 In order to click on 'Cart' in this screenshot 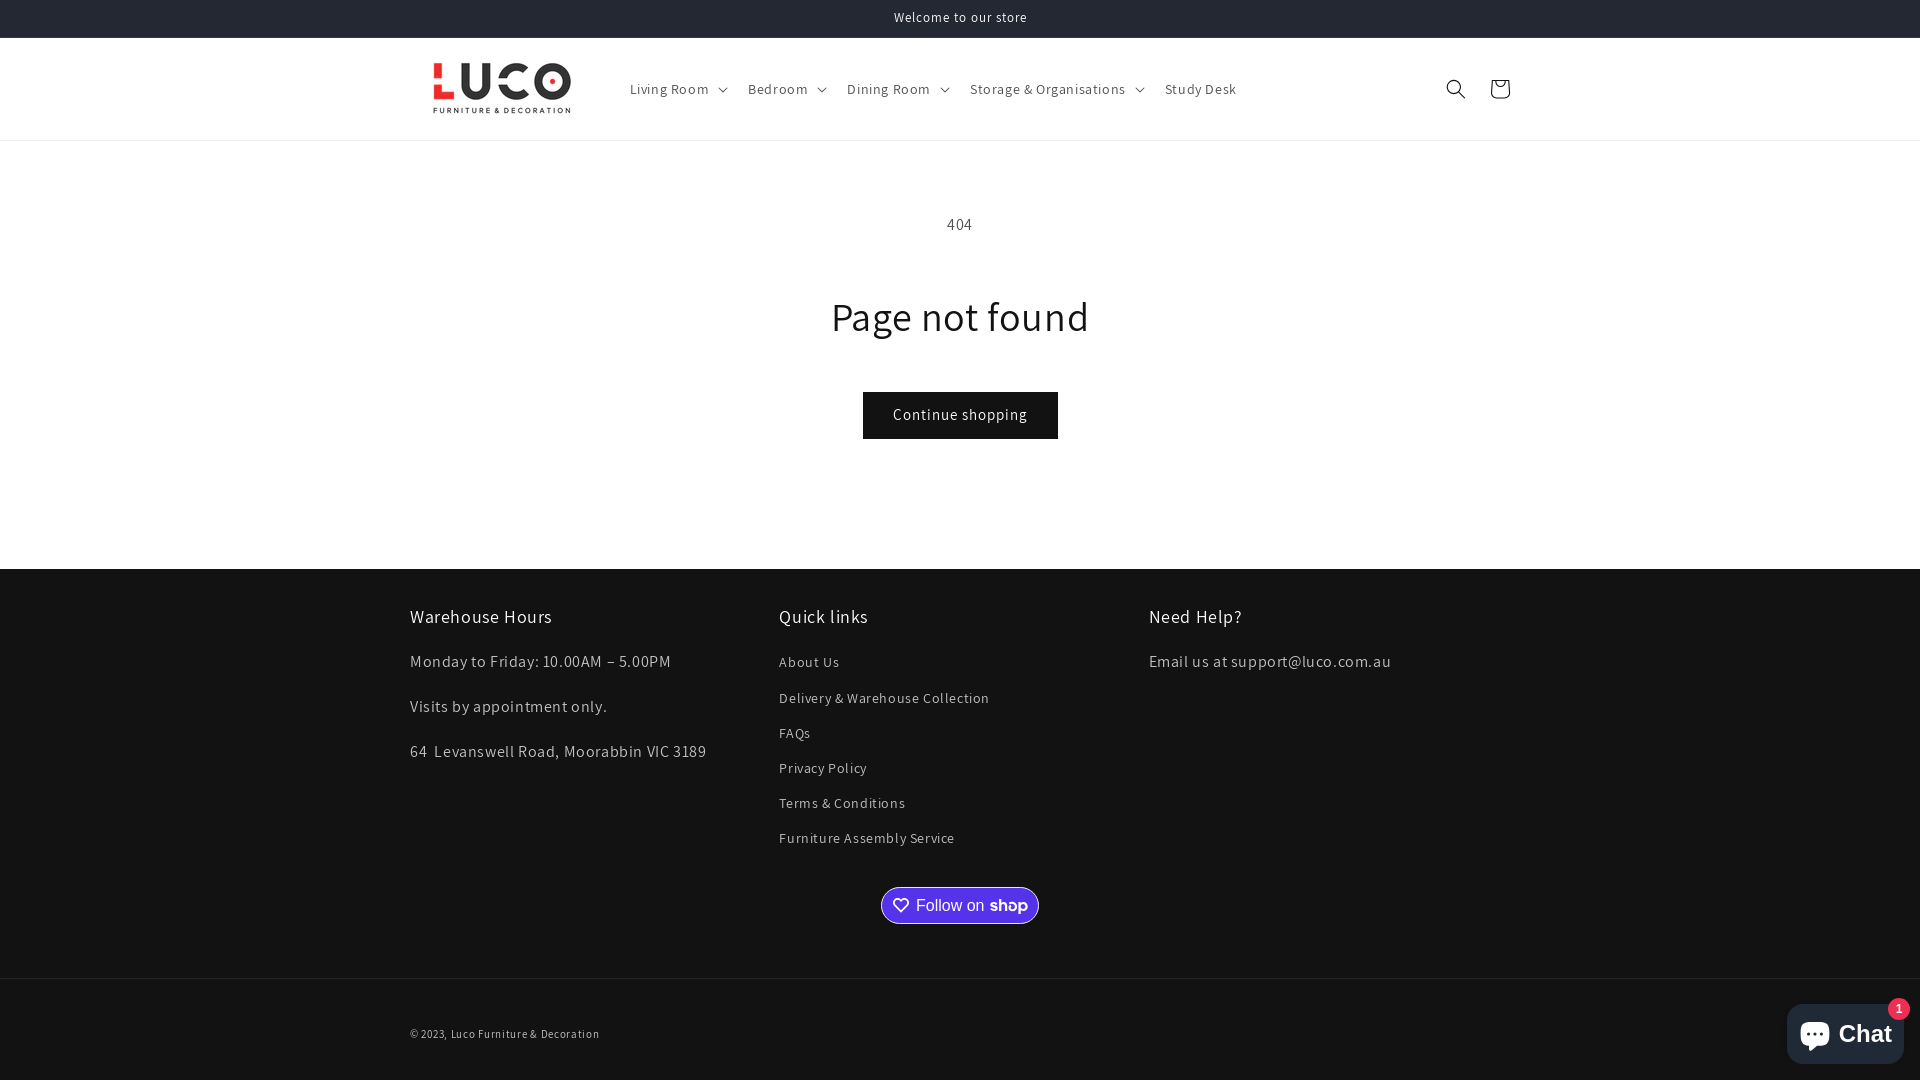, I will do `click(1478, 87)`.